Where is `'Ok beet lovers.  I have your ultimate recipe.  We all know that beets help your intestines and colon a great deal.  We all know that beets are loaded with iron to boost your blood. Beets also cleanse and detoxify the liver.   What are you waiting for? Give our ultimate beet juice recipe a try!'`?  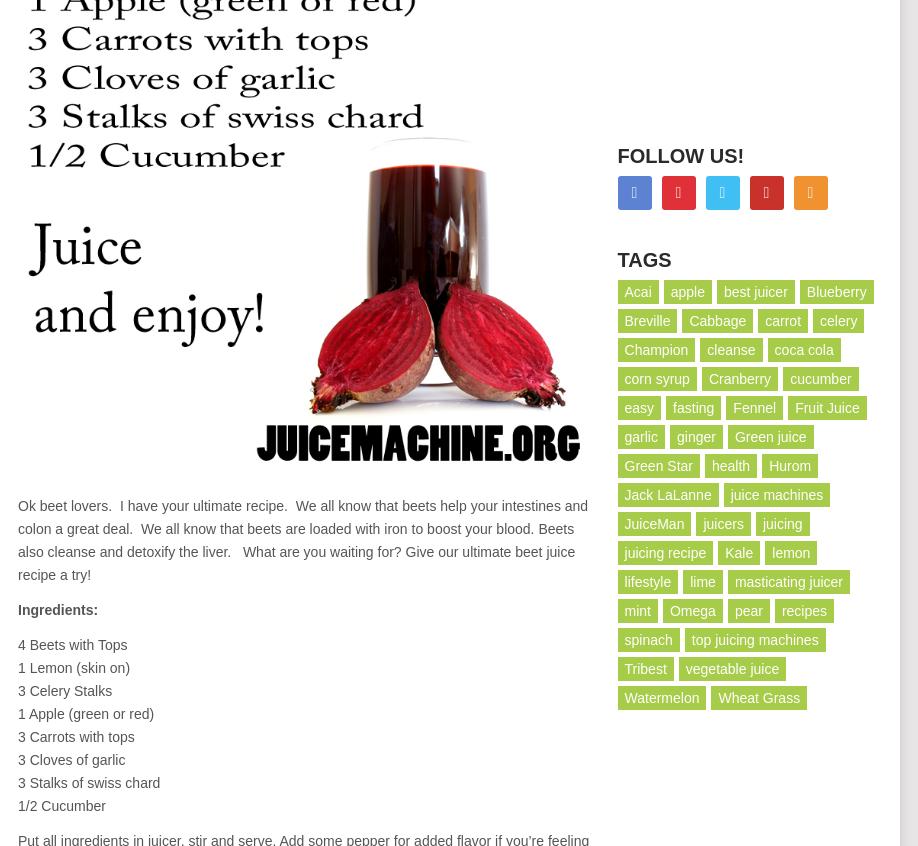 'Ok beet lovers.  I have your ultimate recipe.  We all know that beets help your intestines and colon a great deal.  We all know that beets are loaded with iron to boost your blood. Beets also cleanse and detoxify the liver.   What are you waiting for? Give our ultimate beet juice recipe a try!' is located at coordinates (302, 539).